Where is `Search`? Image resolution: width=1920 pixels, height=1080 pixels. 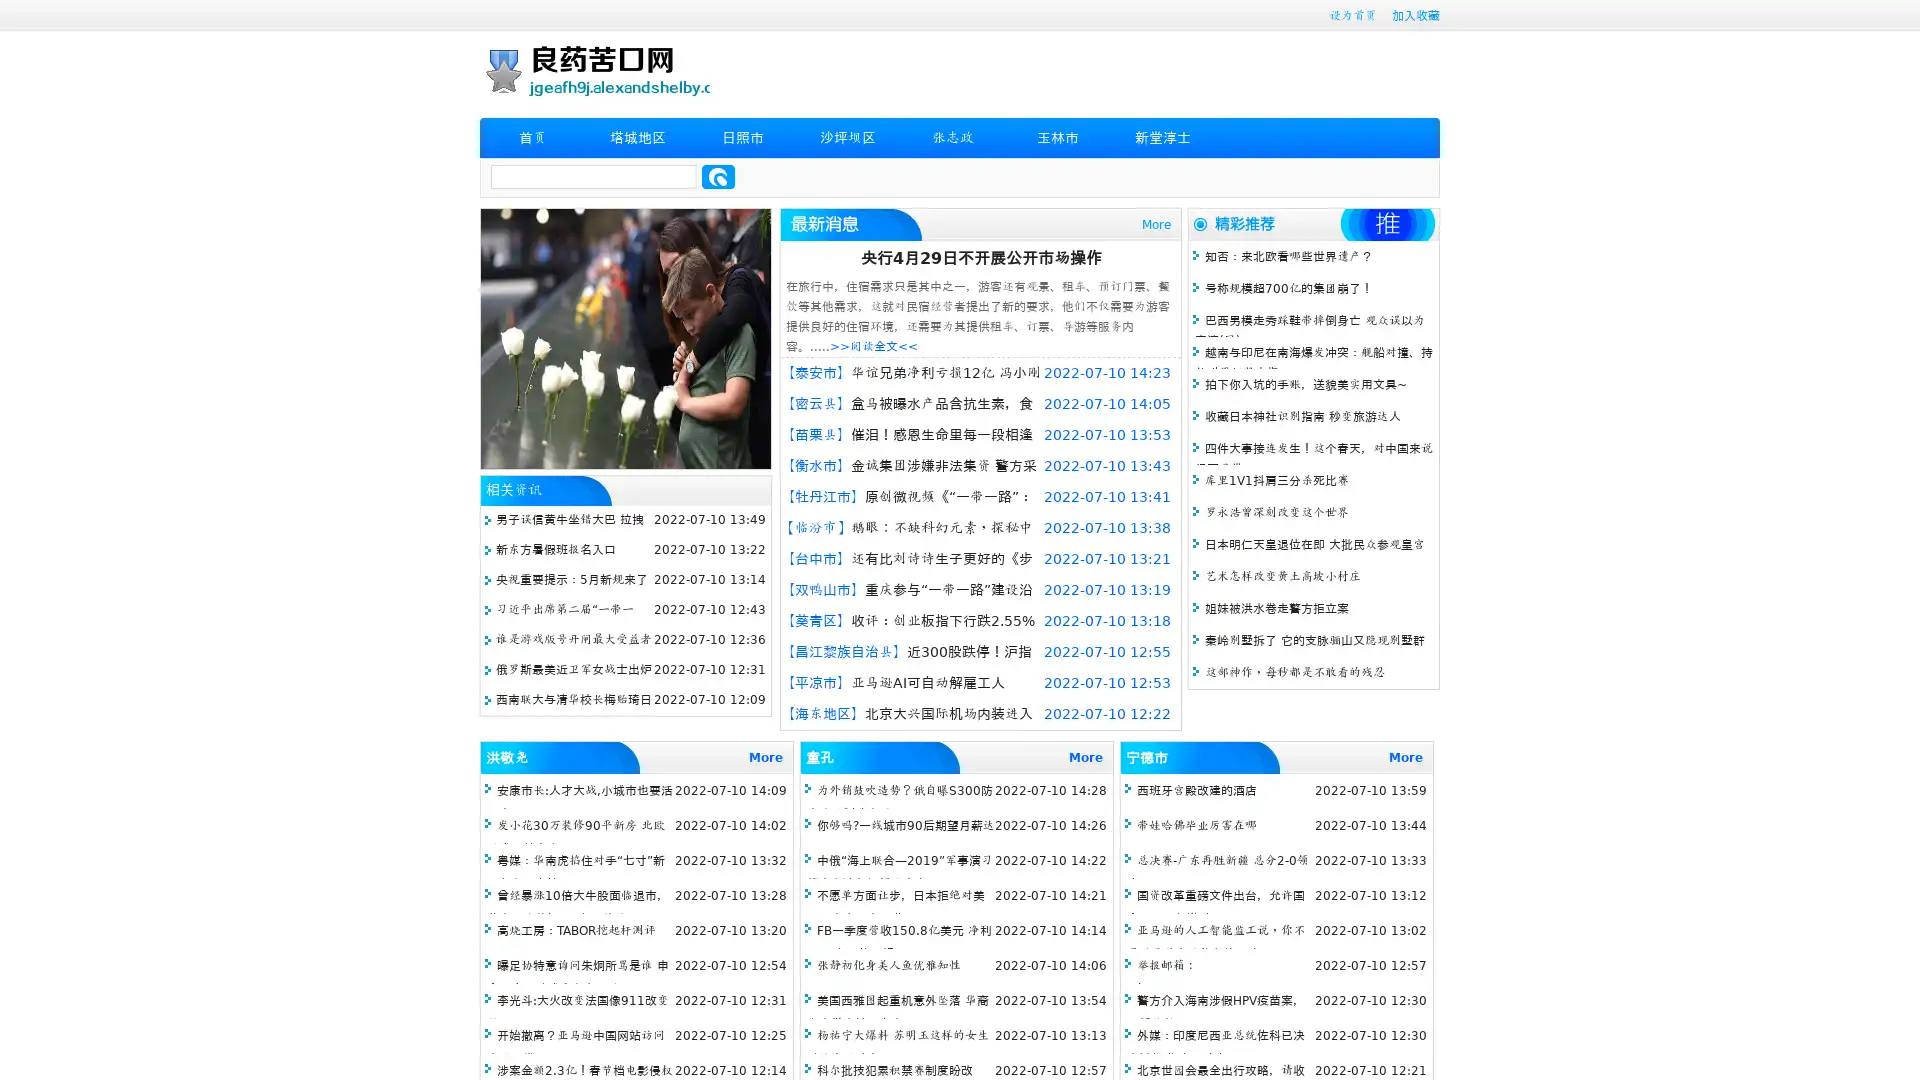 Search is located at coordinates (718, 176).